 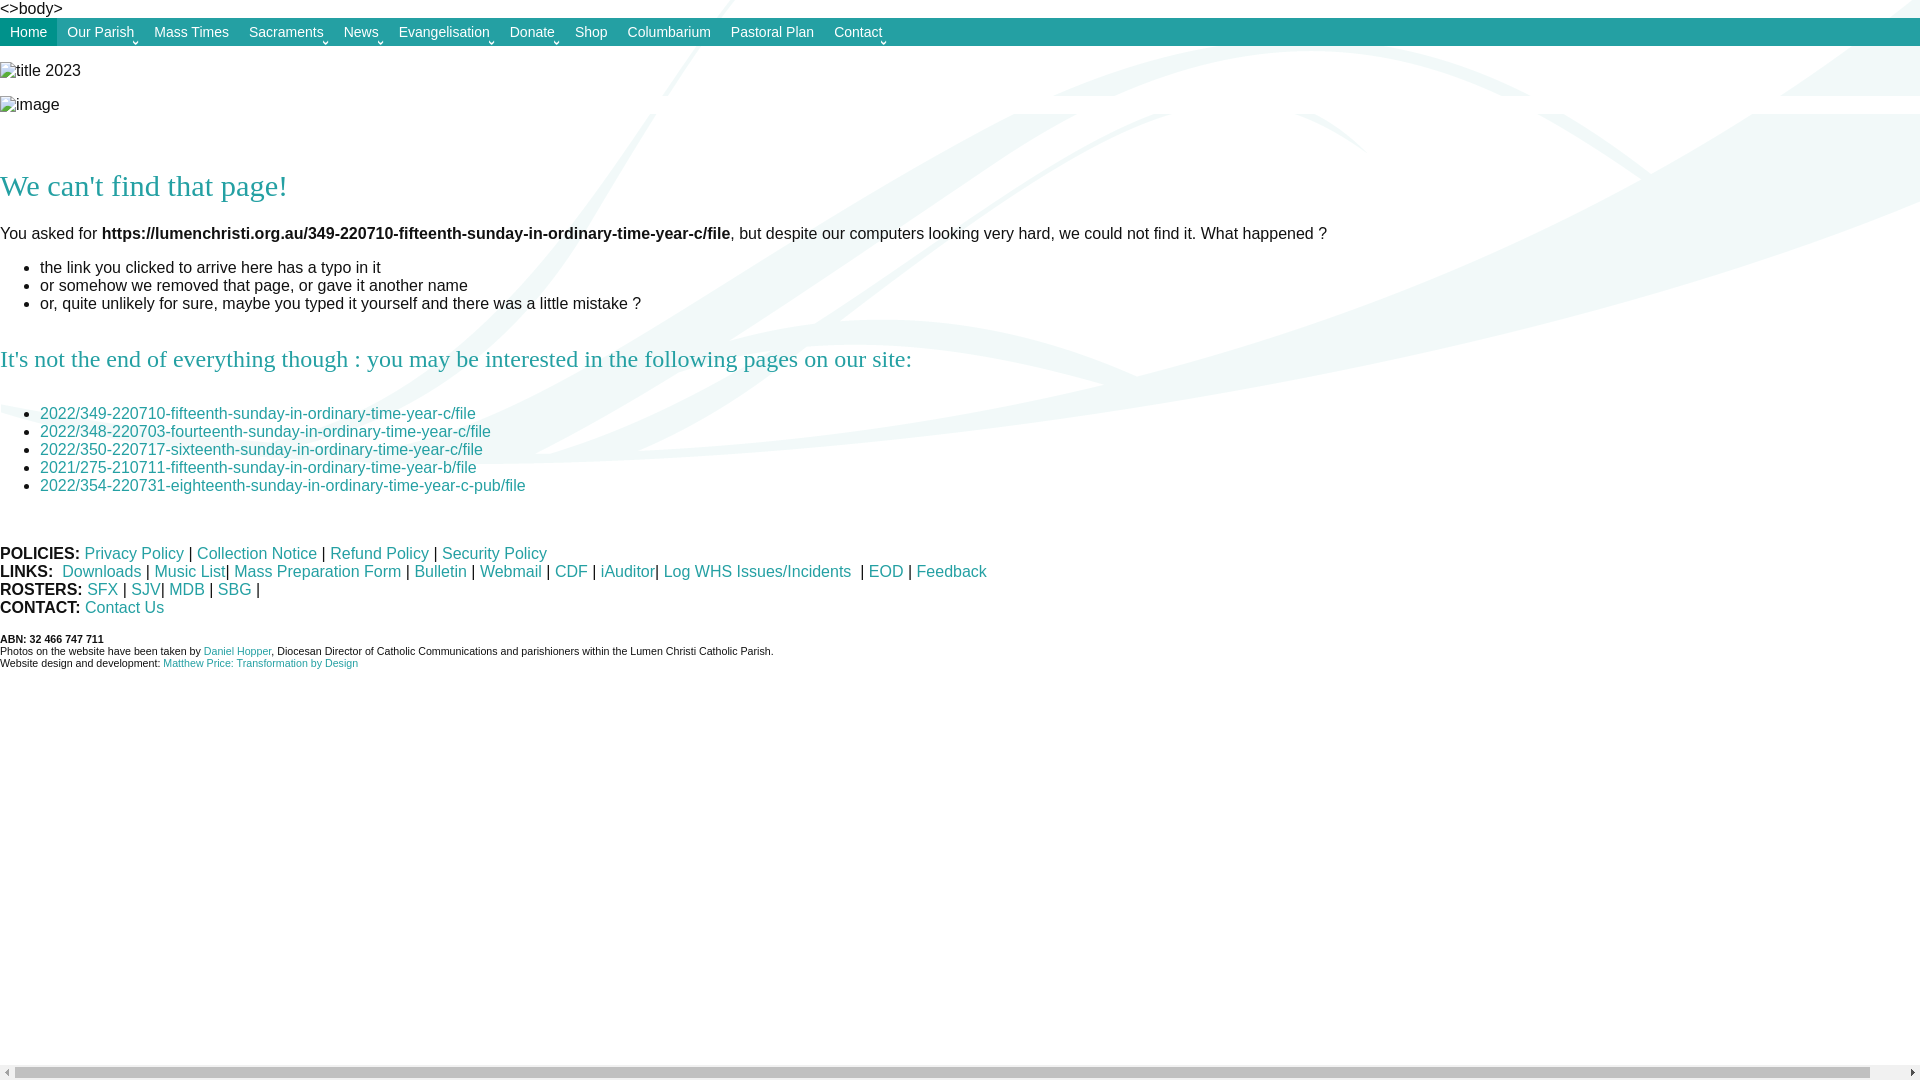 I want to click on 'Sacraments, so click(x=285, y=31).